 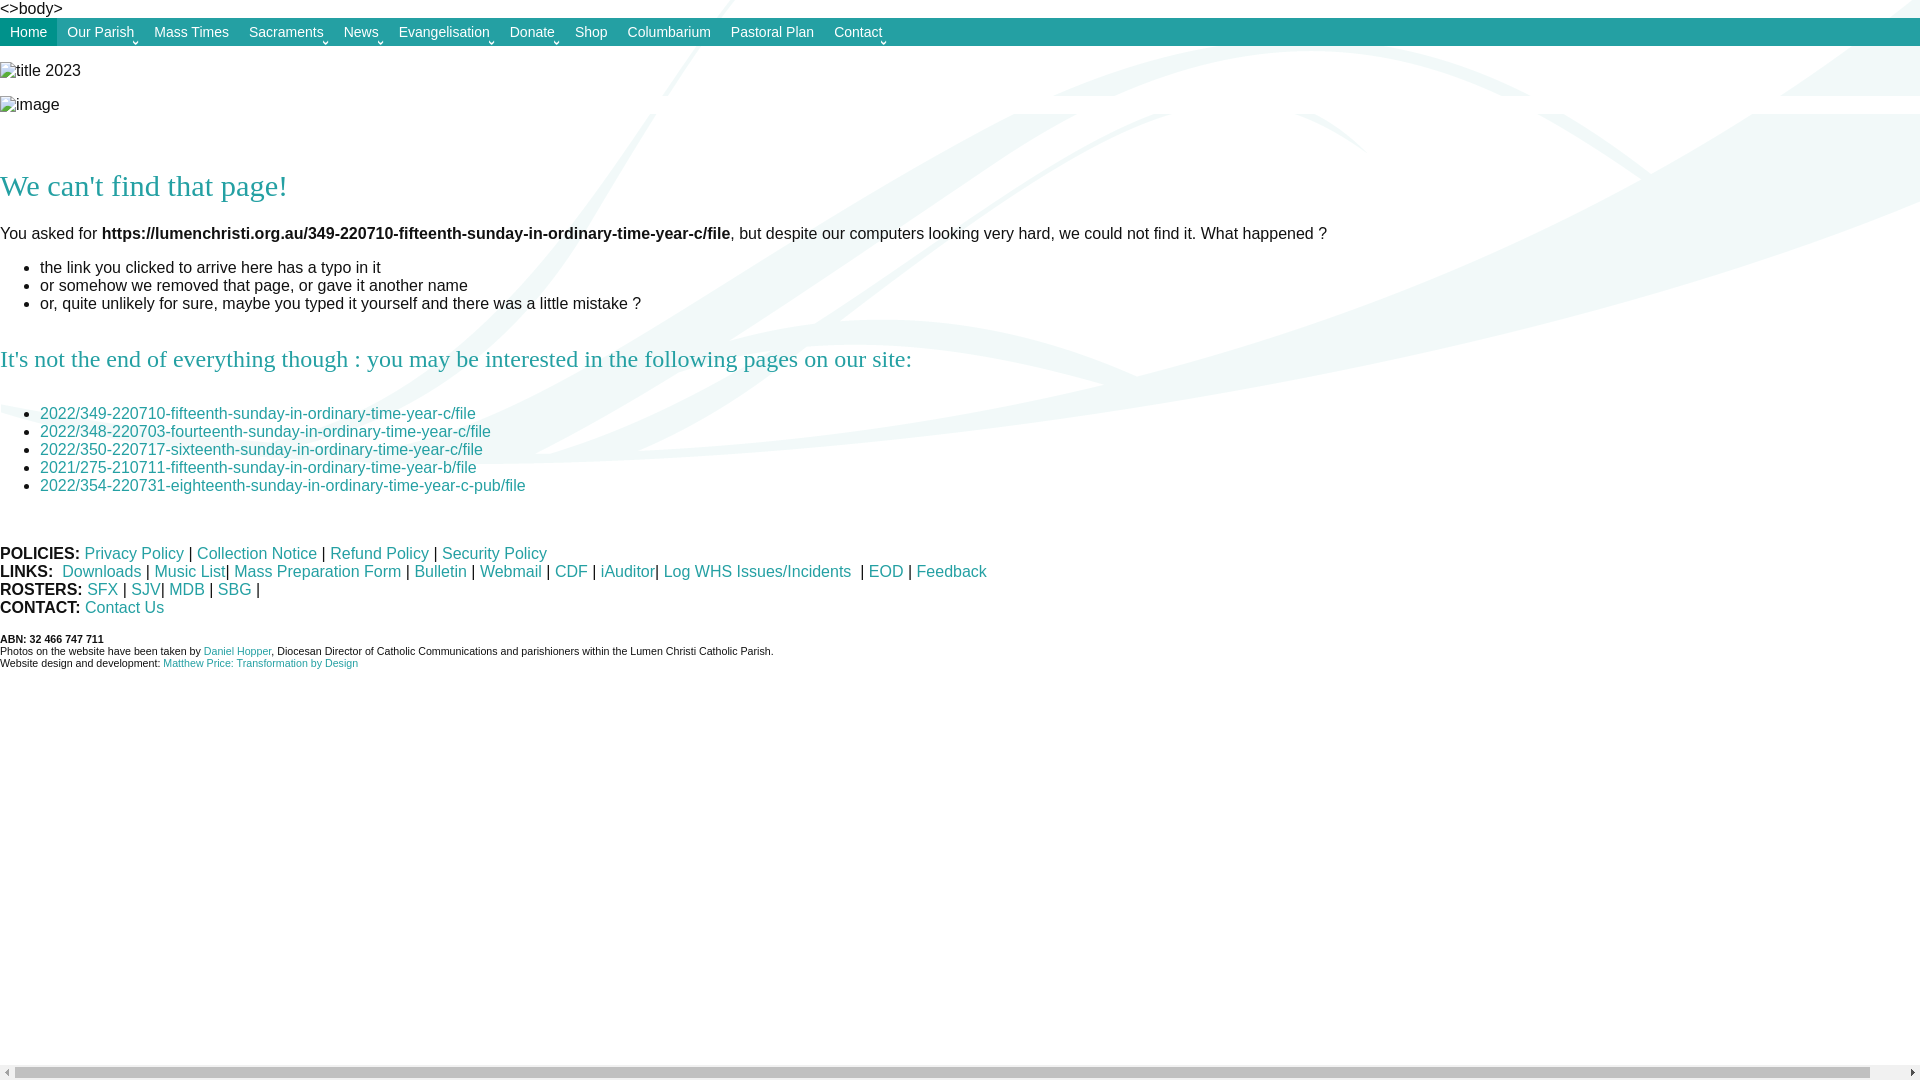 I want to click on 'Sacraments, so click(x=285, y=31).